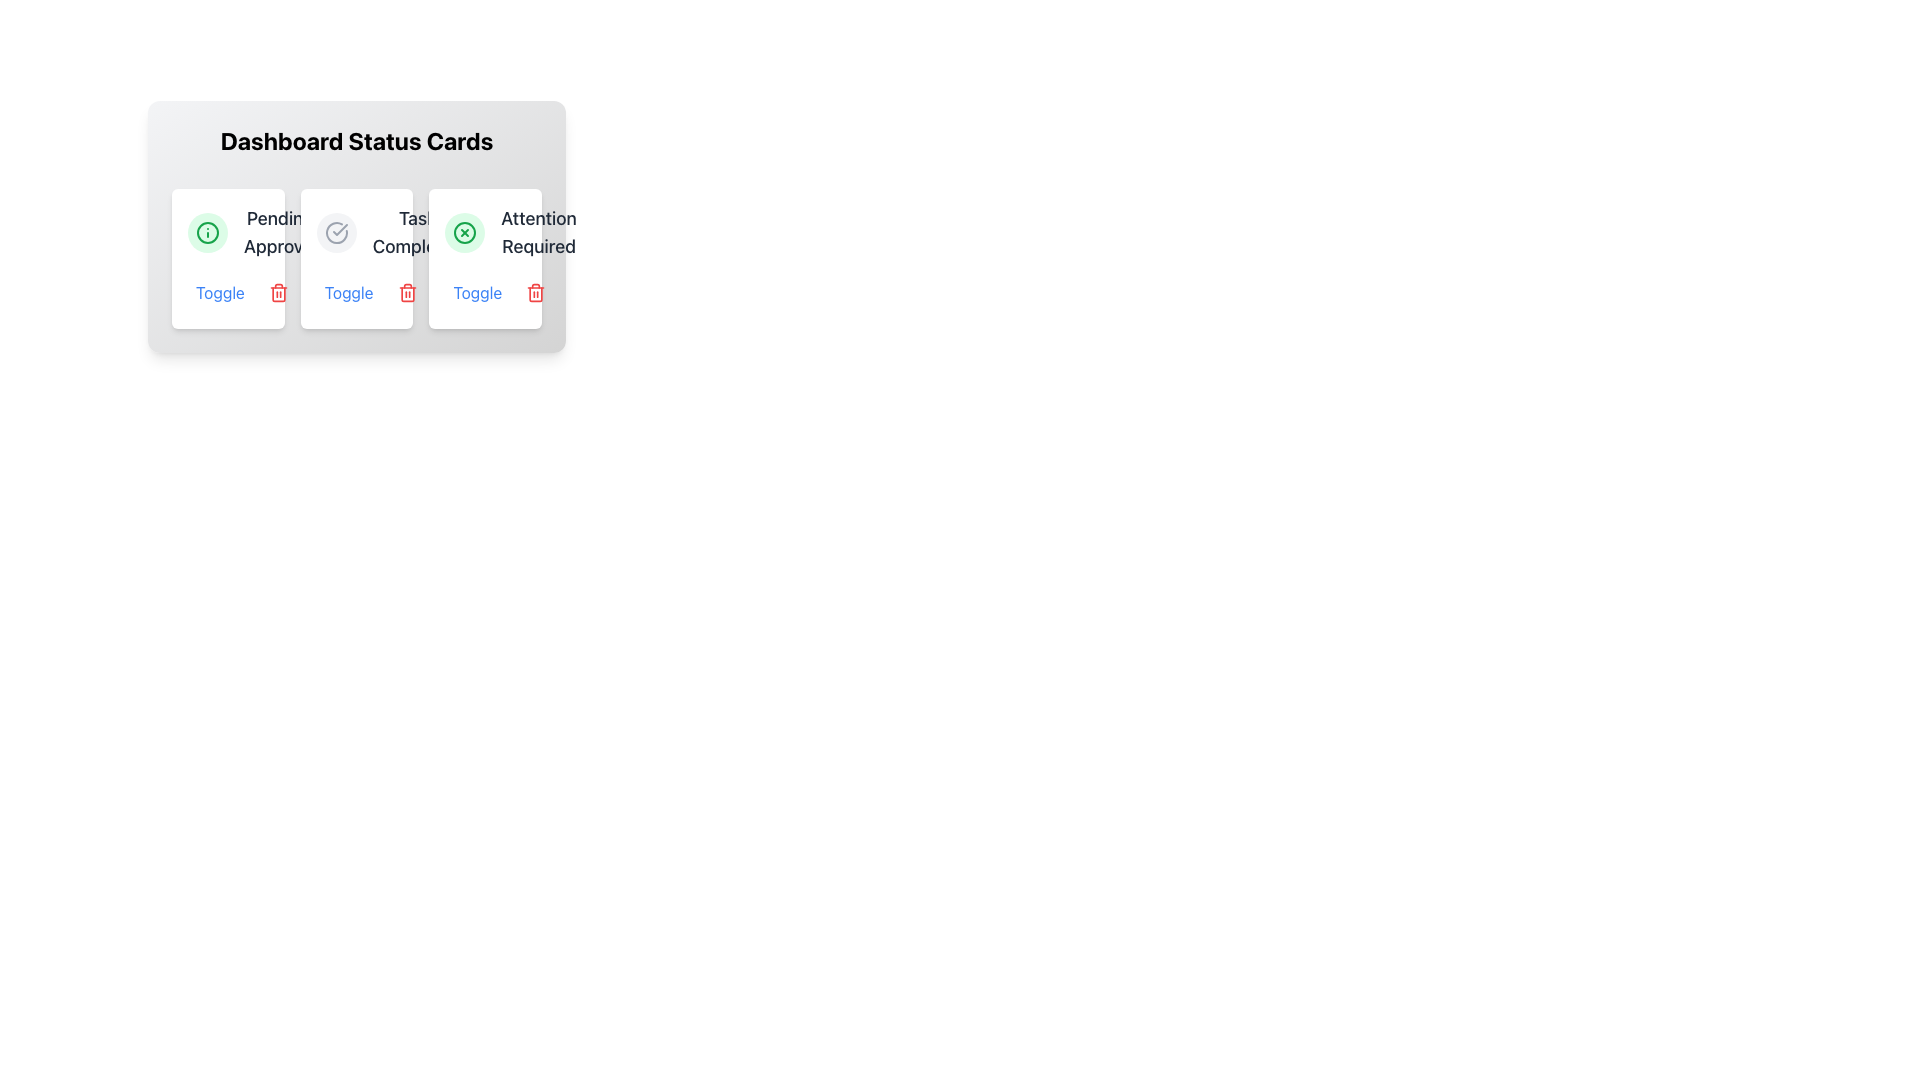  Describe the element at coordinates (406, 293) in the screenshot. I see `the red trash icon button located in the third card of the 'Attention Required' section in the 'Dashboard Status Cards'` at that location.